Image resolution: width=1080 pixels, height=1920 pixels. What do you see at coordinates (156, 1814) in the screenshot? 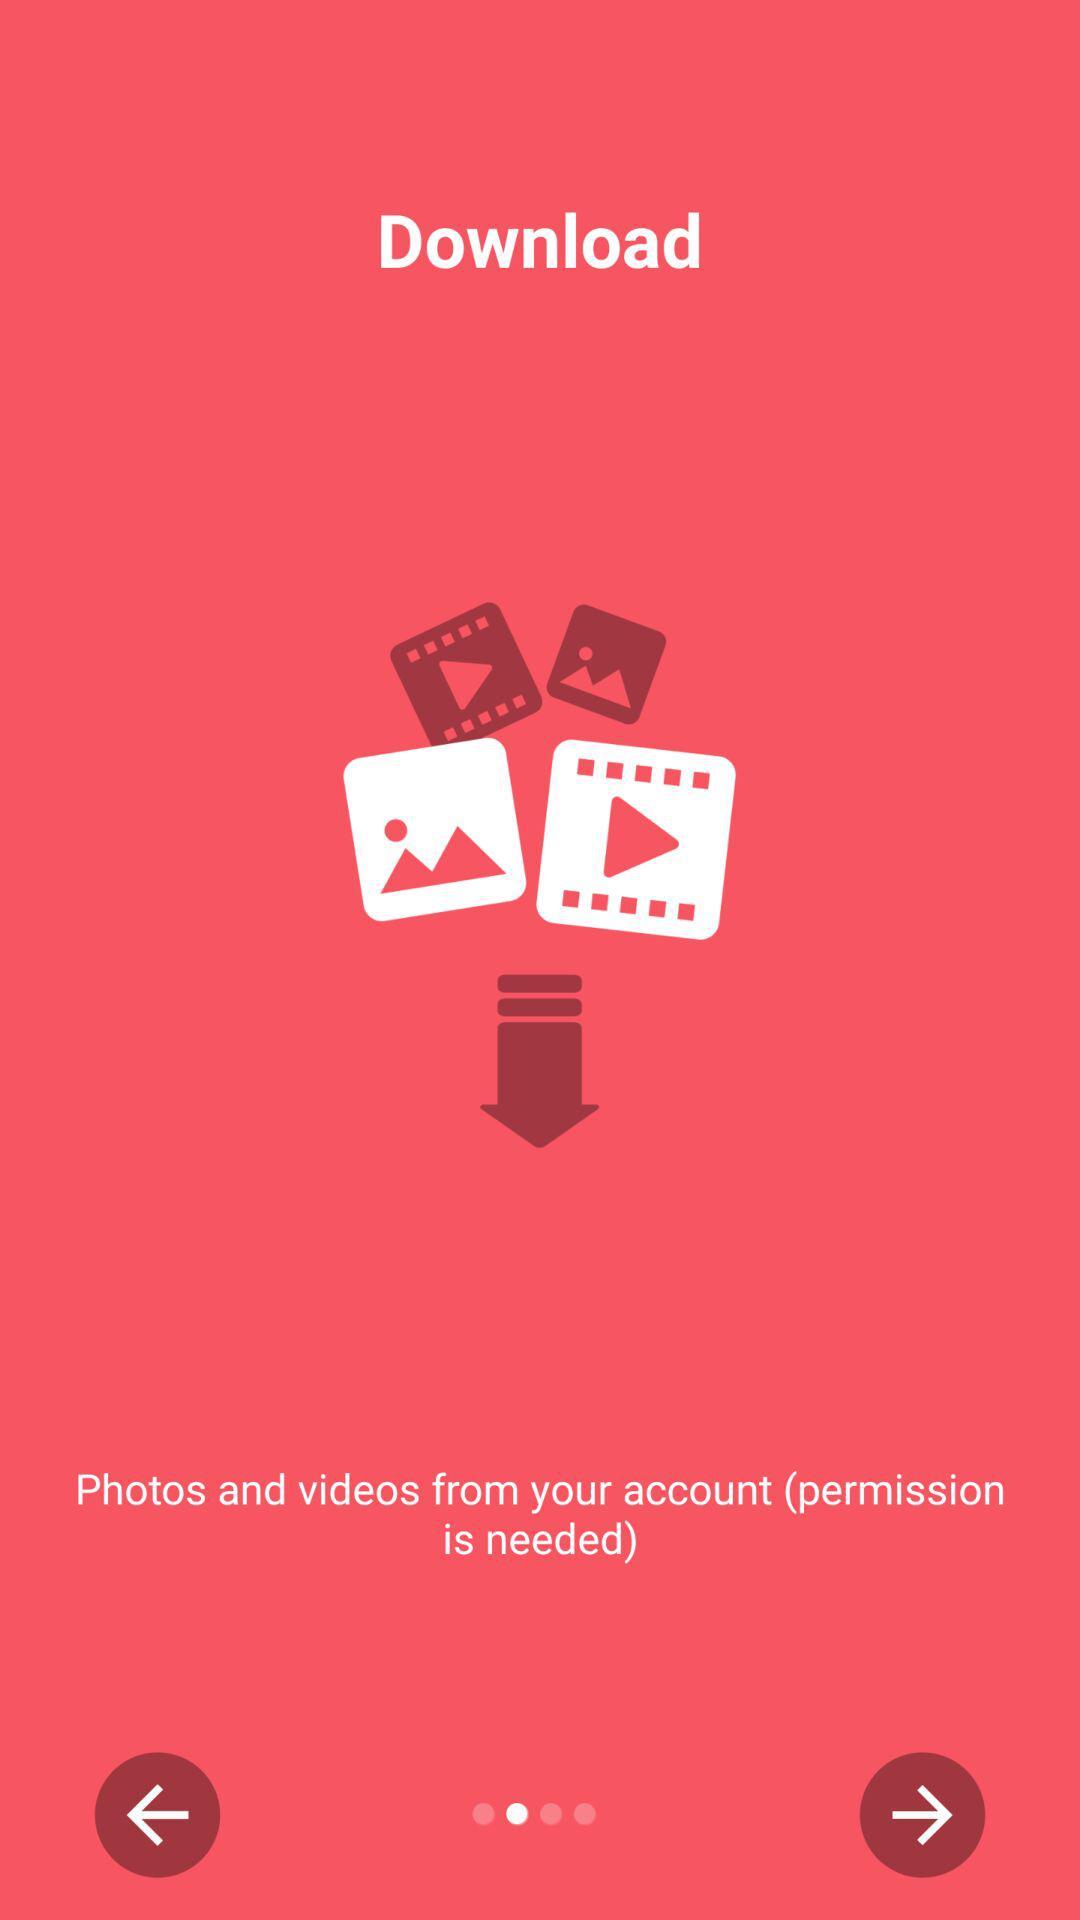
I see `item at the bottom left corner` at bounding box center [156, 1814].